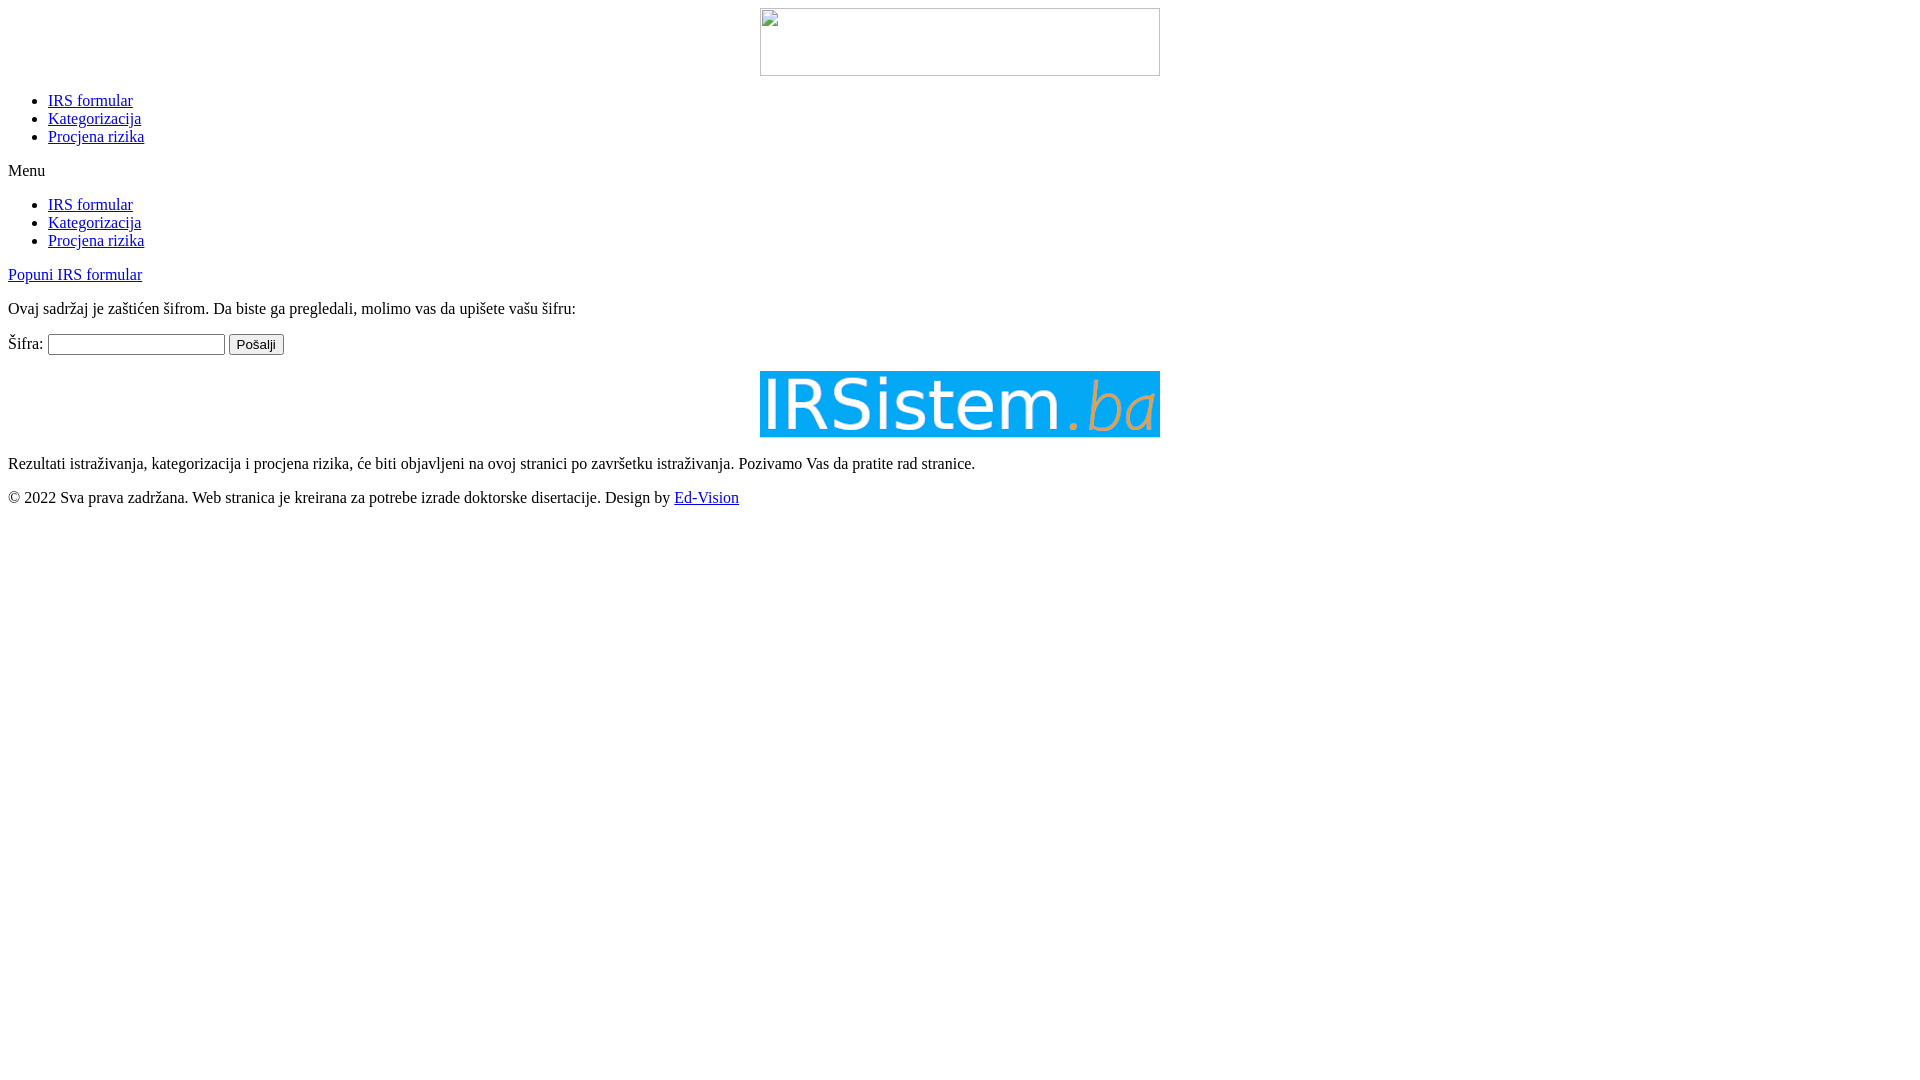  I want to click on 'irsistem_logo_01', so click(960, 405).